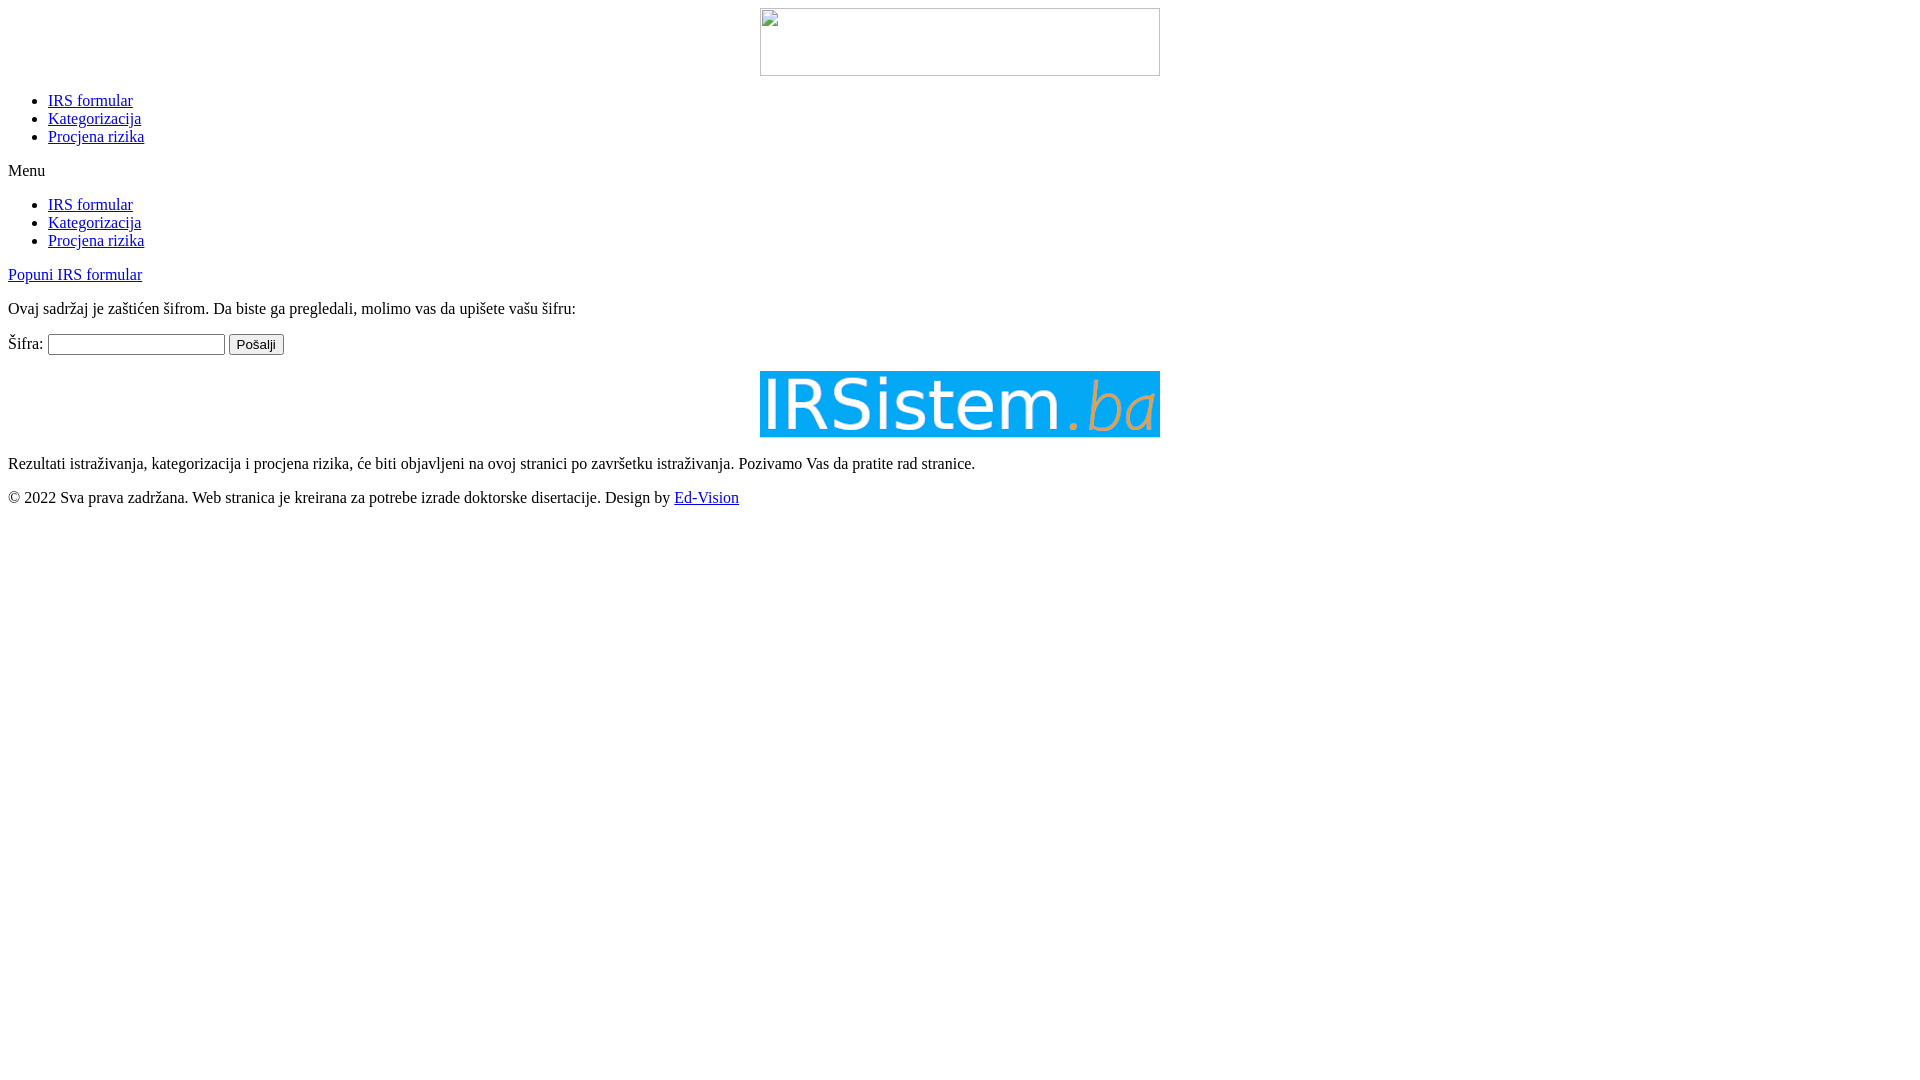  I want to click on 'irsistem_logo_01', so click(960, 405).